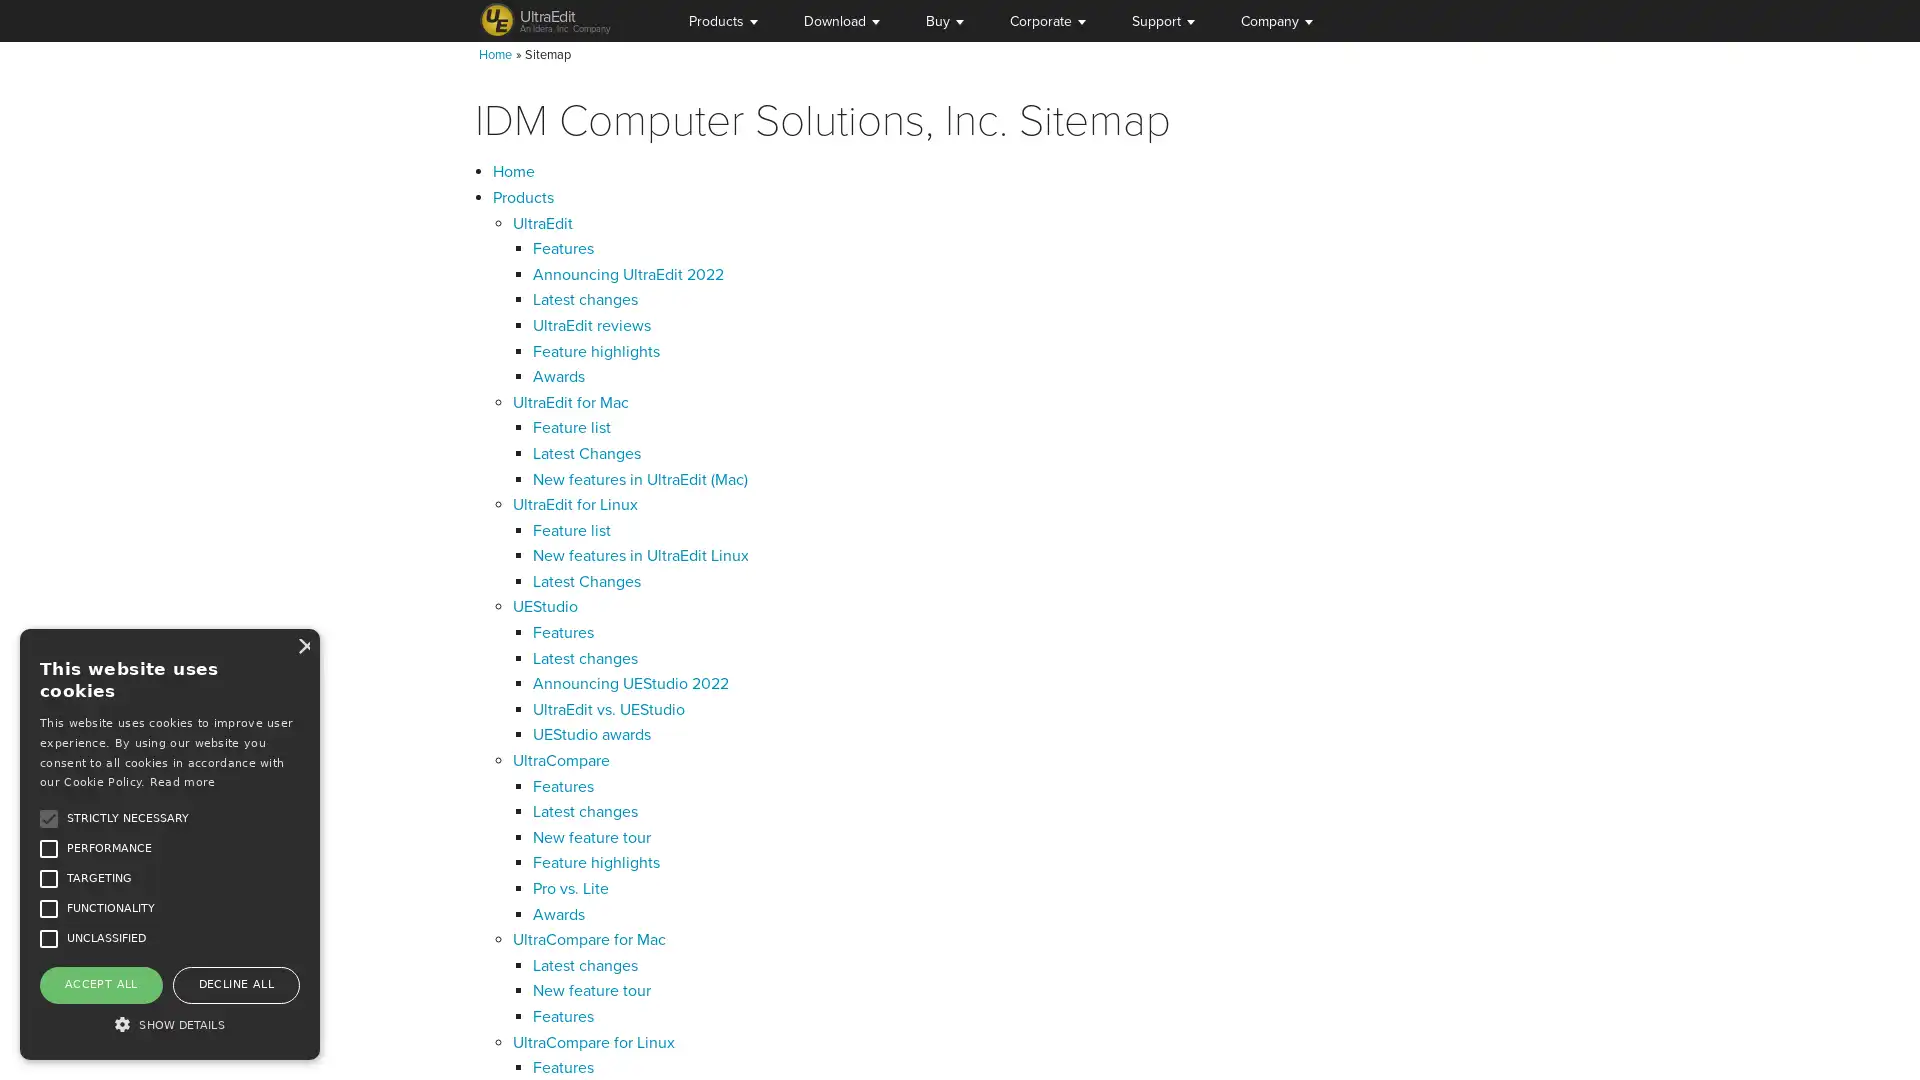 The height and width of the screenshot is (1080, 1920). I want to click on SHOW DETAILS, so click(169, 1023).